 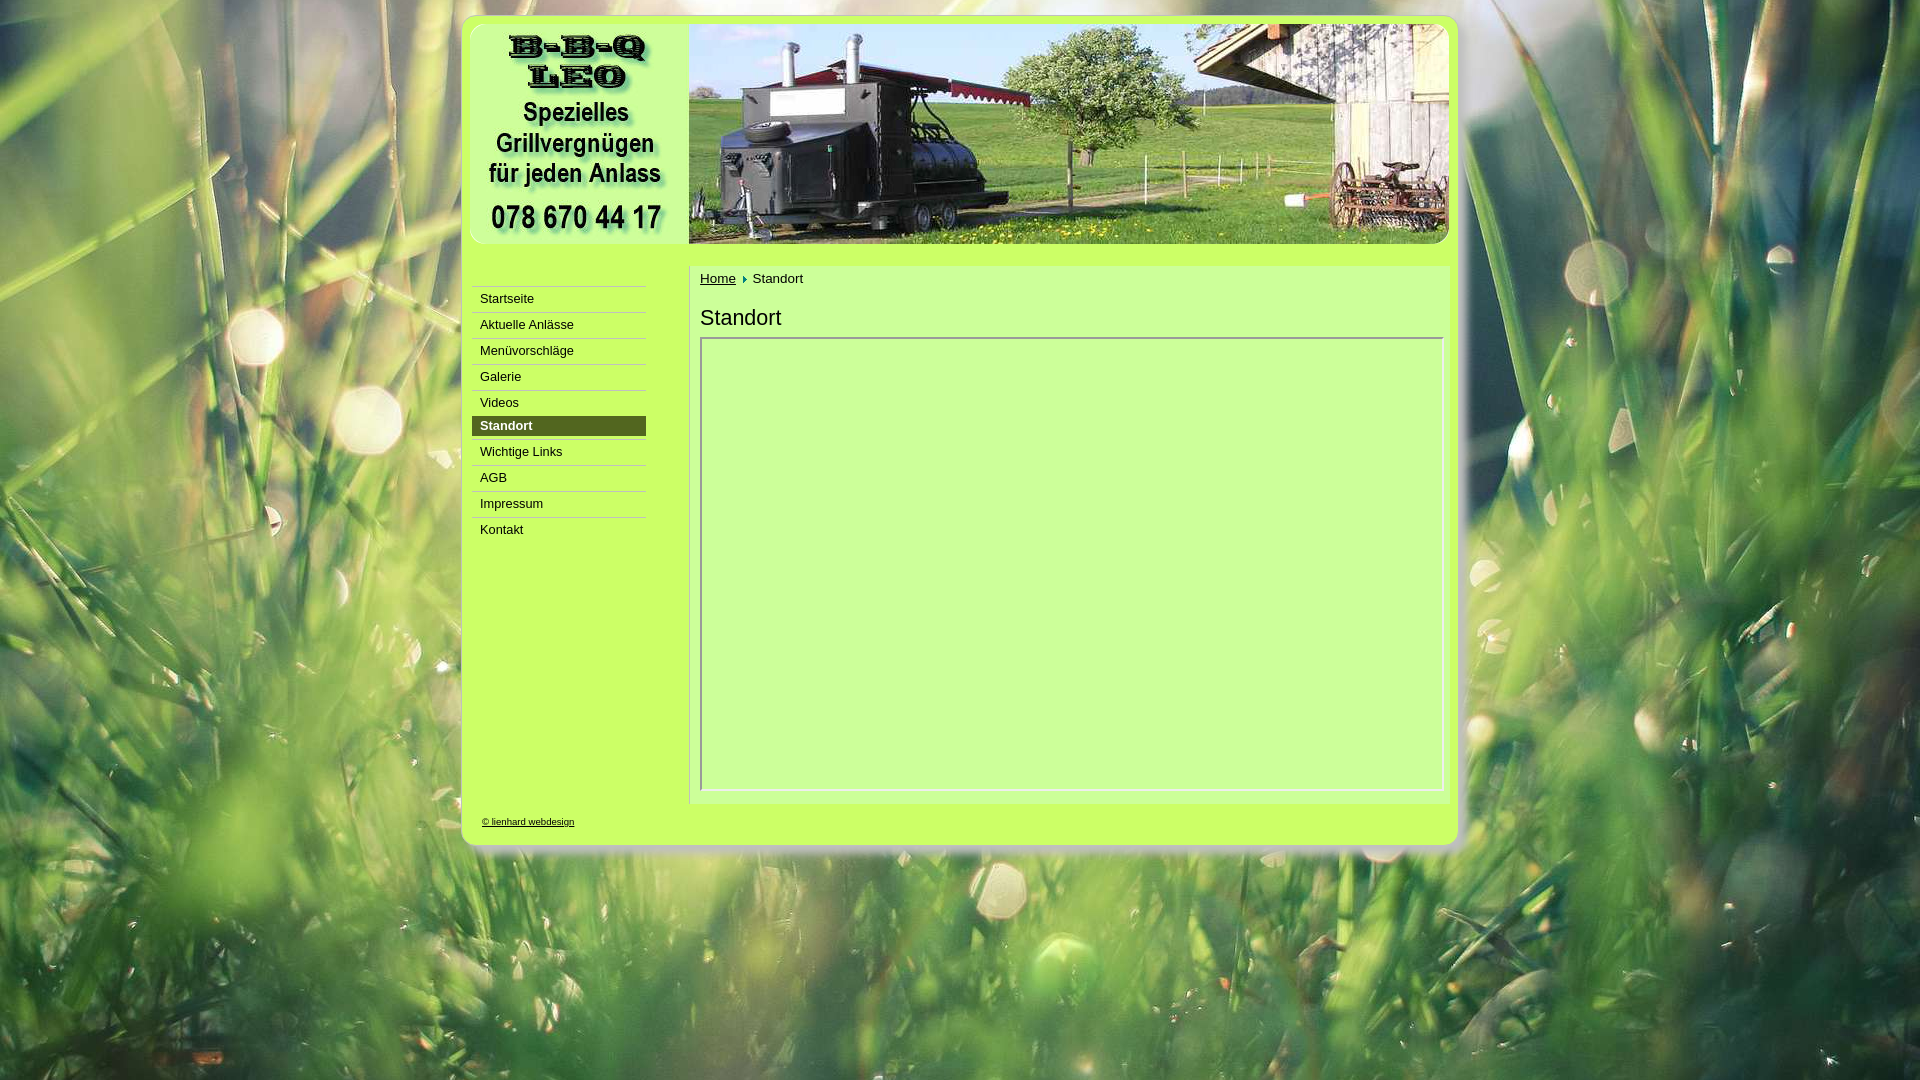 What do you see at coordinates (469, 134) in the screenshot?
I see `'bbqleo'` at bounding box center [469, 134].